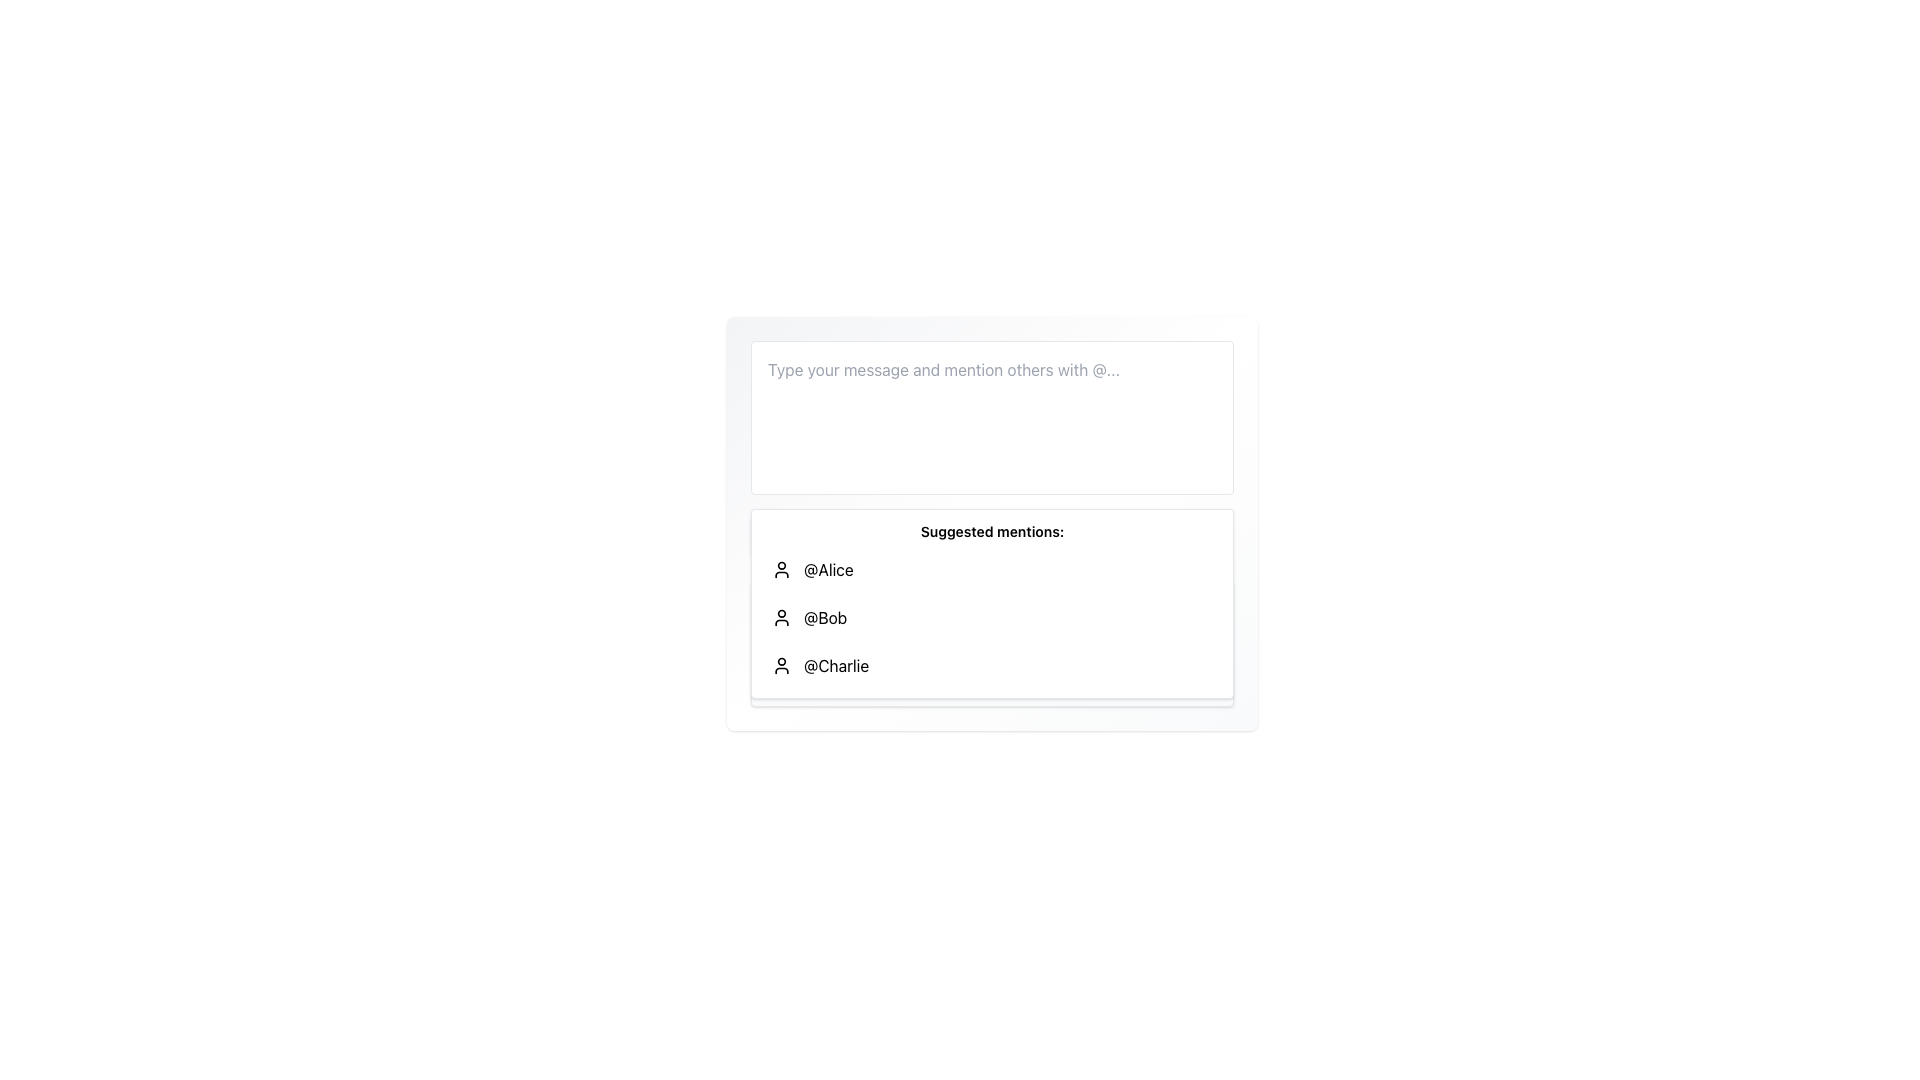 This screenshot has height=1080, width=1920. What do you see at coordinates (781, 616) in the screenshot?
I see `the user icon representing '@Bob' in the suggested mentions dropdown for potential interaction` at bounding box center [781, 616].